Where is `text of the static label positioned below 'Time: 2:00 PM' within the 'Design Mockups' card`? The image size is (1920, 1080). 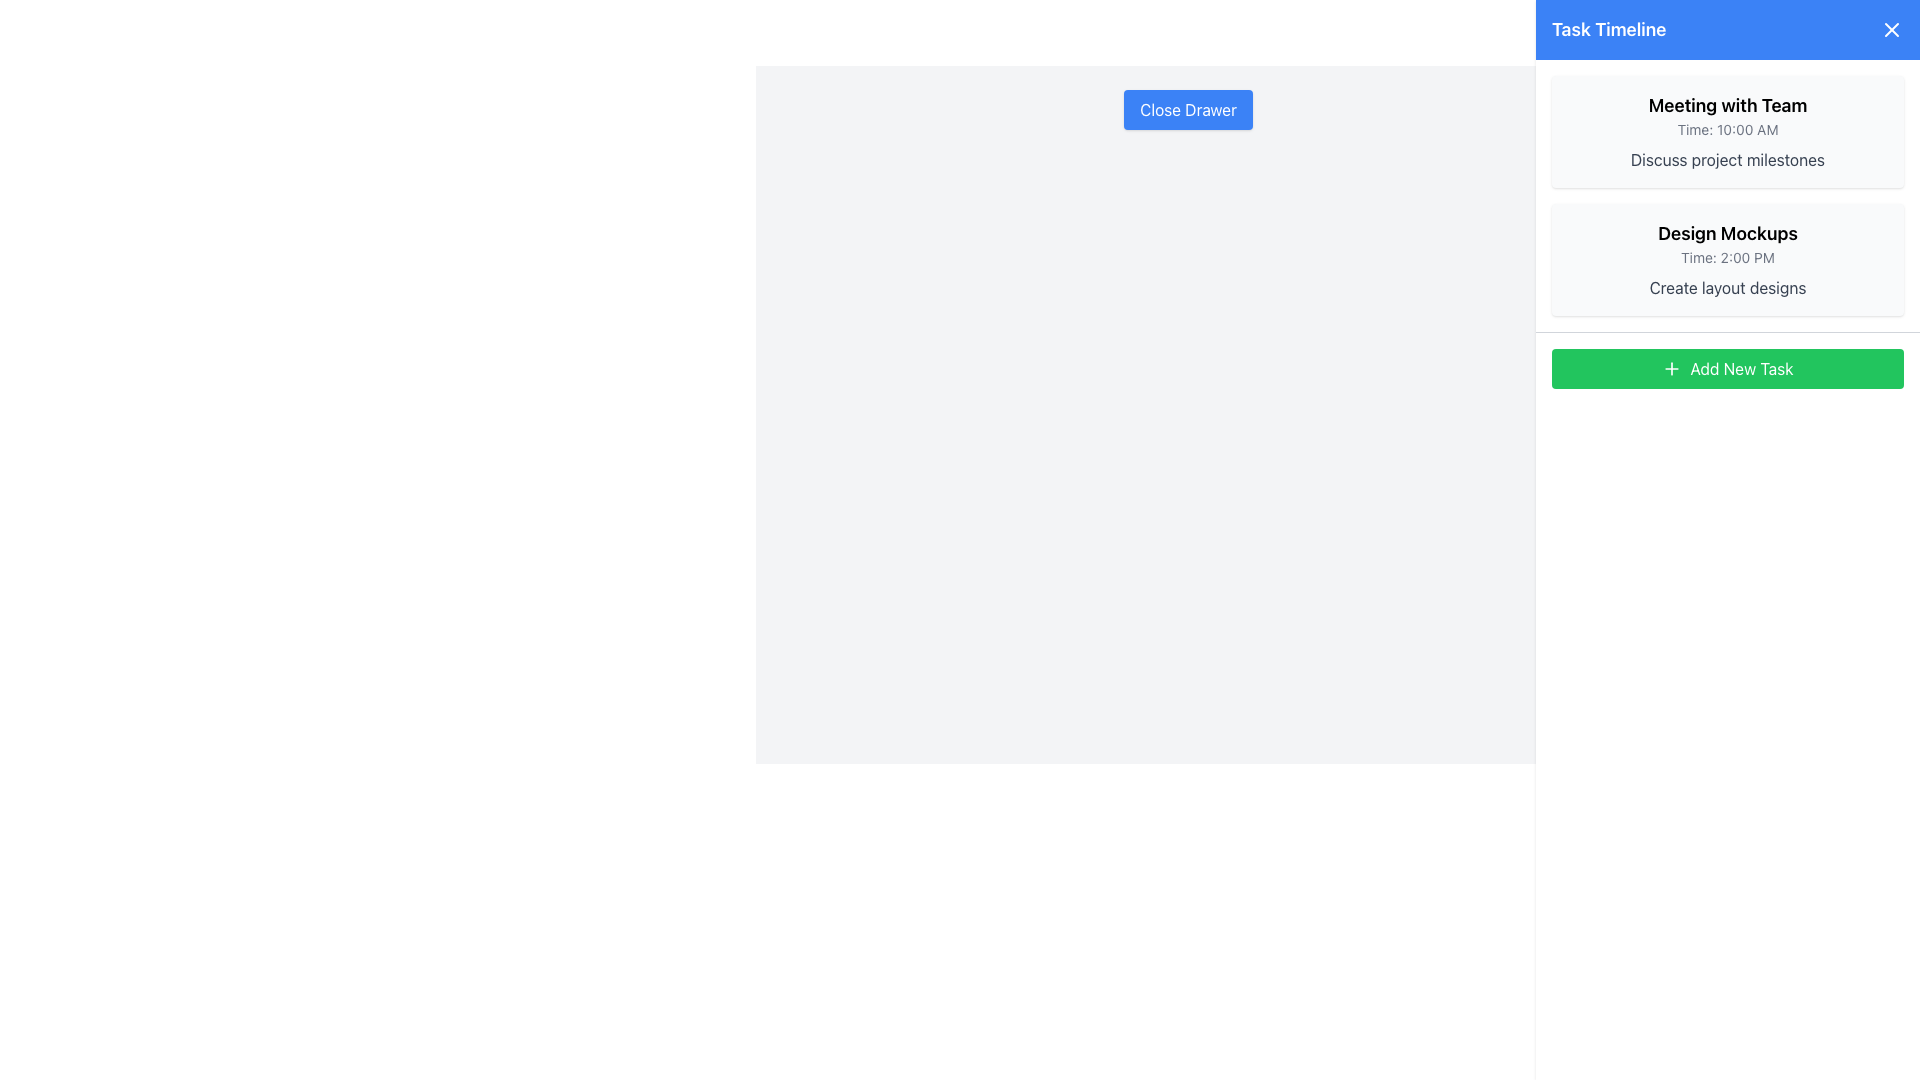
text of the static label positioned below 'Time: 2:00 PM' within the 'Design Mockups' card is located at coordinates (1727, 288).